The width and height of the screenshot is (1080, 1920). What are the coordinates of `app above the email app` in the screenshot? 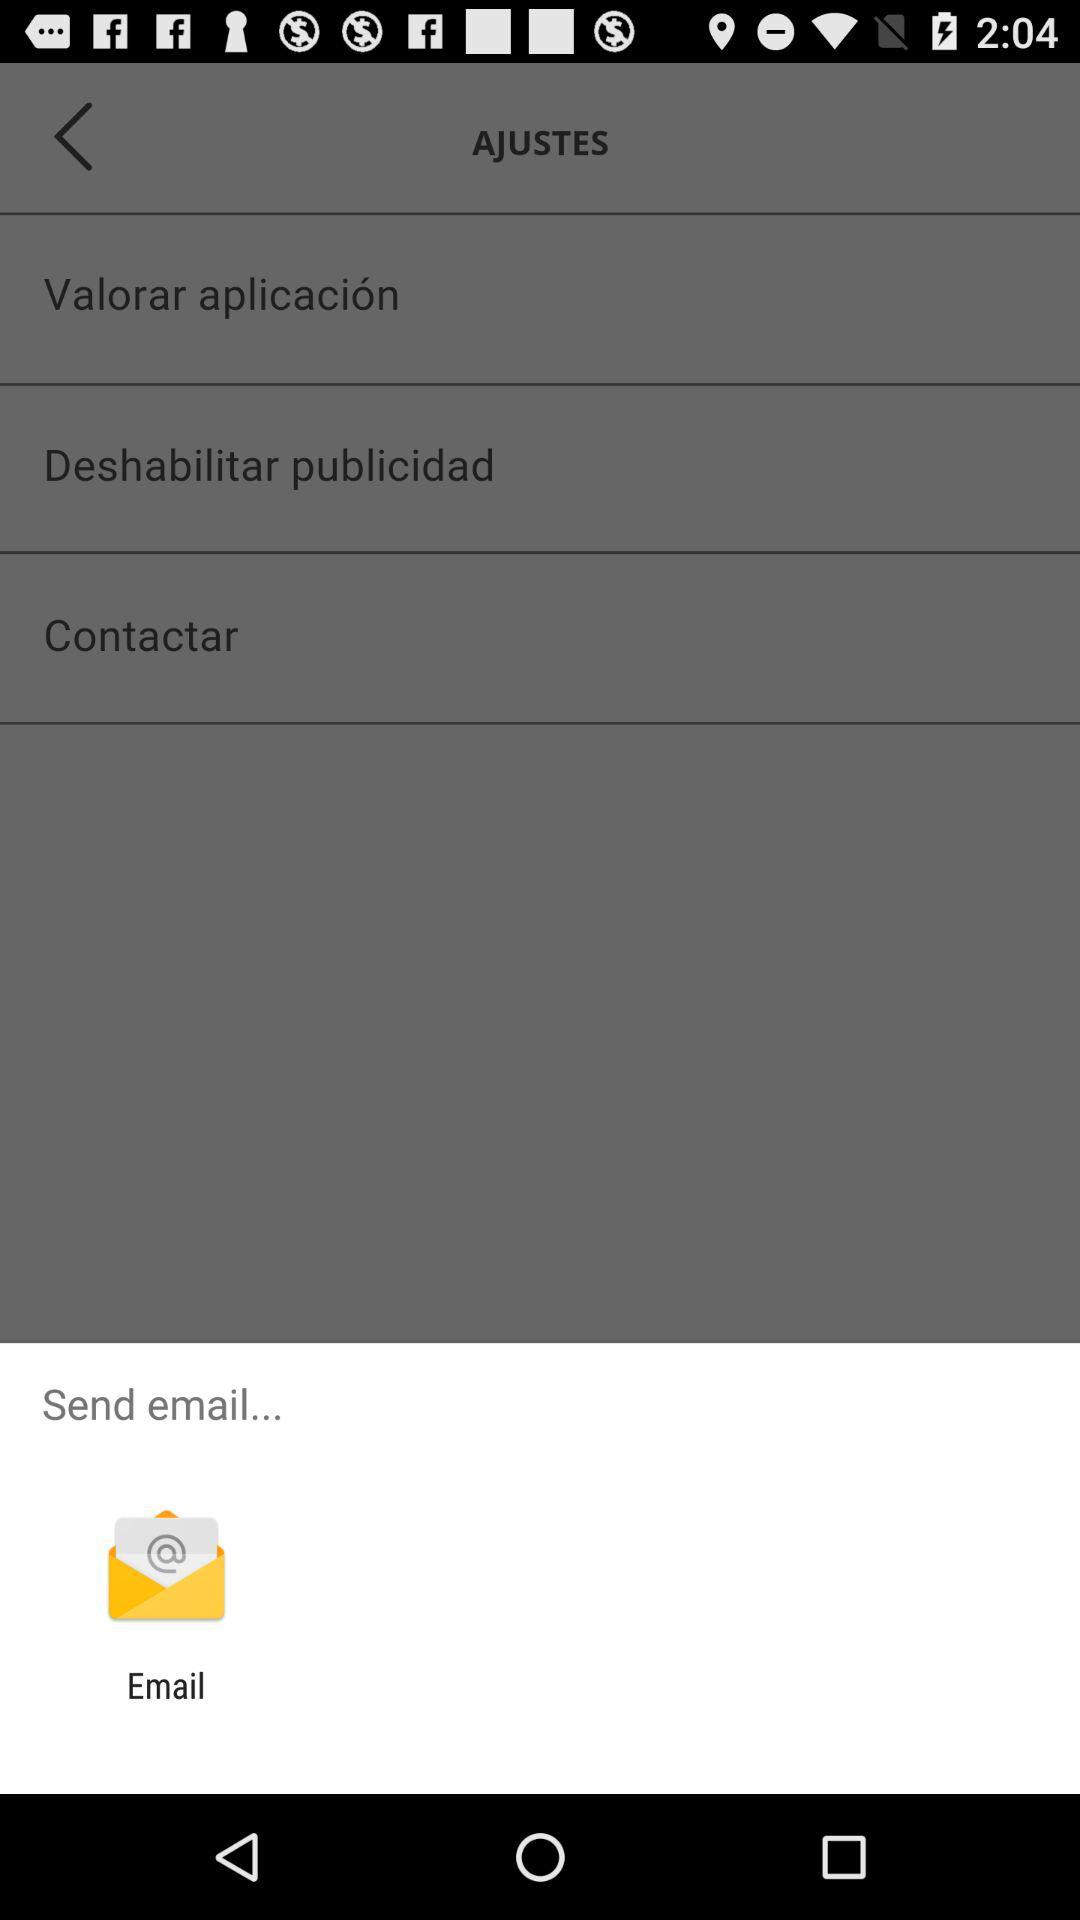 It's located at (165, 1567).